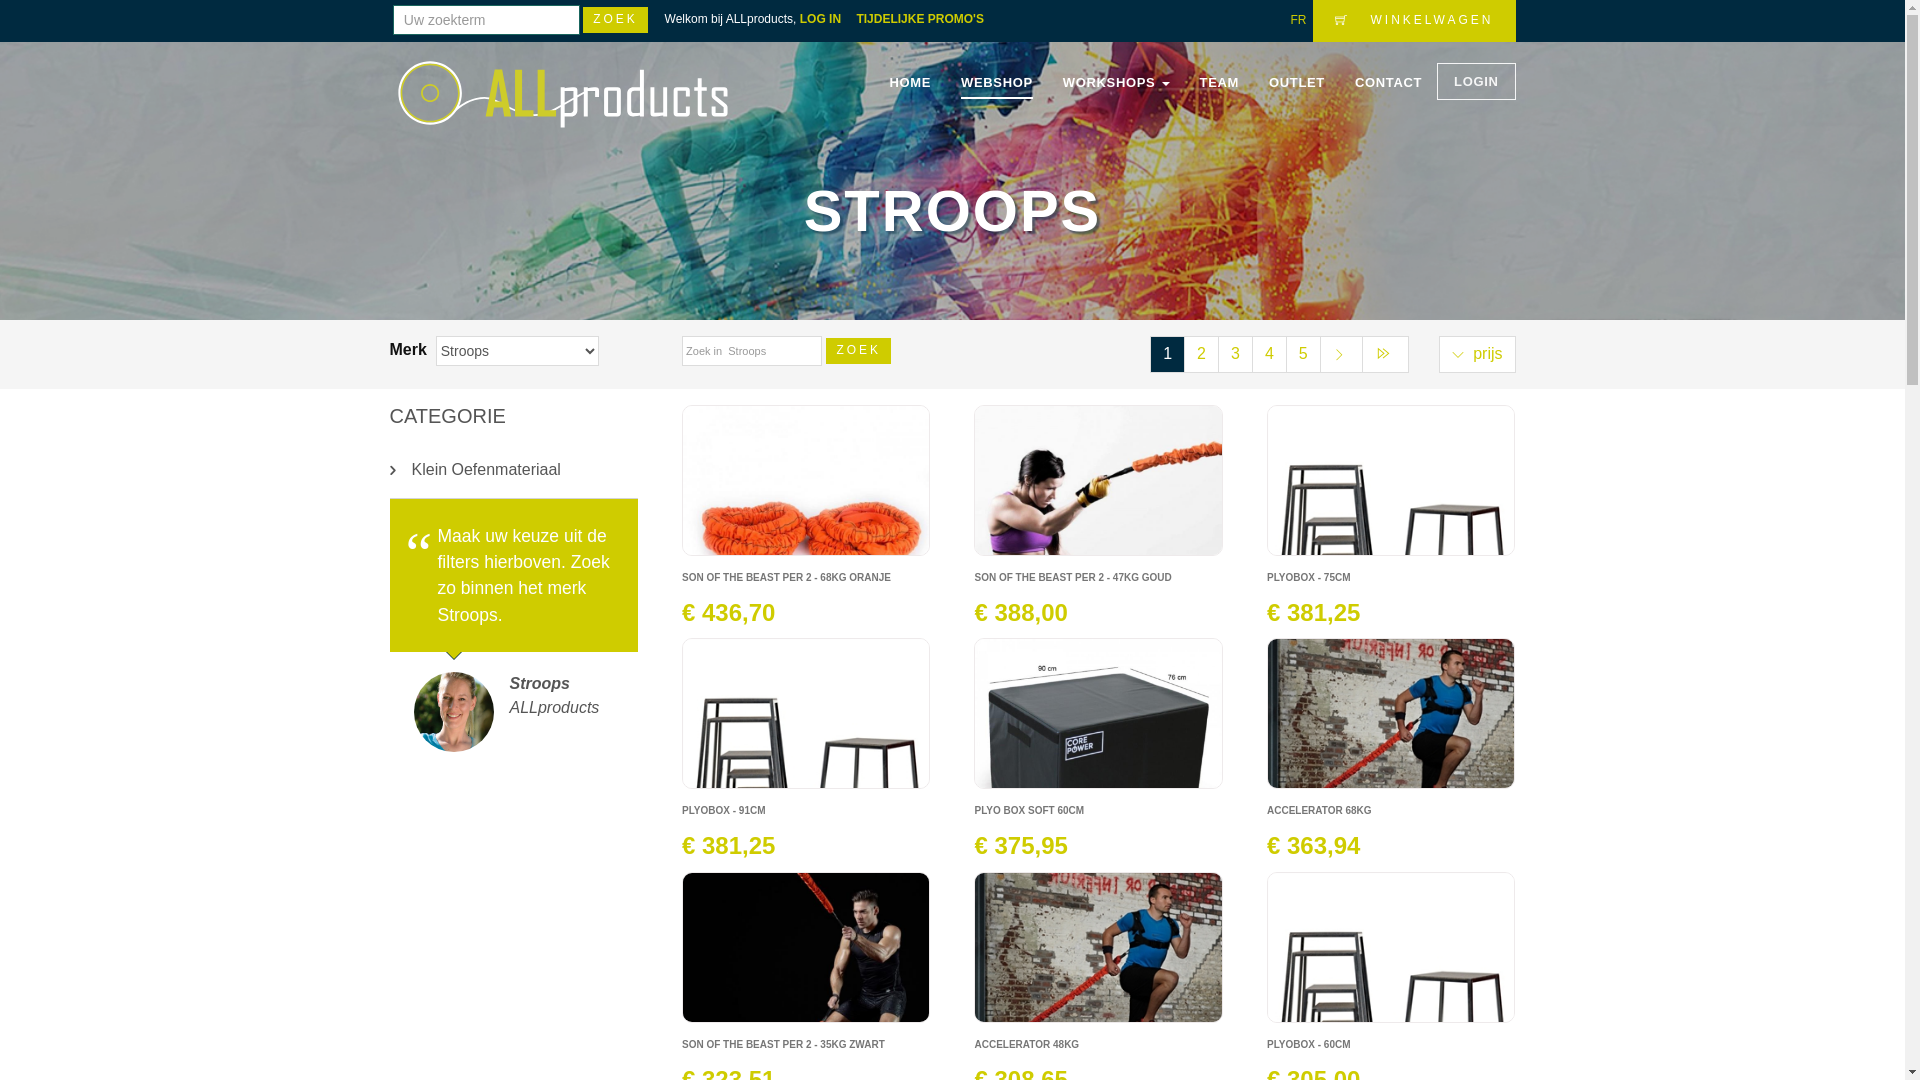 This screenshot has height=1080, width=1920. What do you see at coordinates (1115, 82) in the screenshot?
I see `'WORKSHOPS'` at bounding box center [1115, 82].